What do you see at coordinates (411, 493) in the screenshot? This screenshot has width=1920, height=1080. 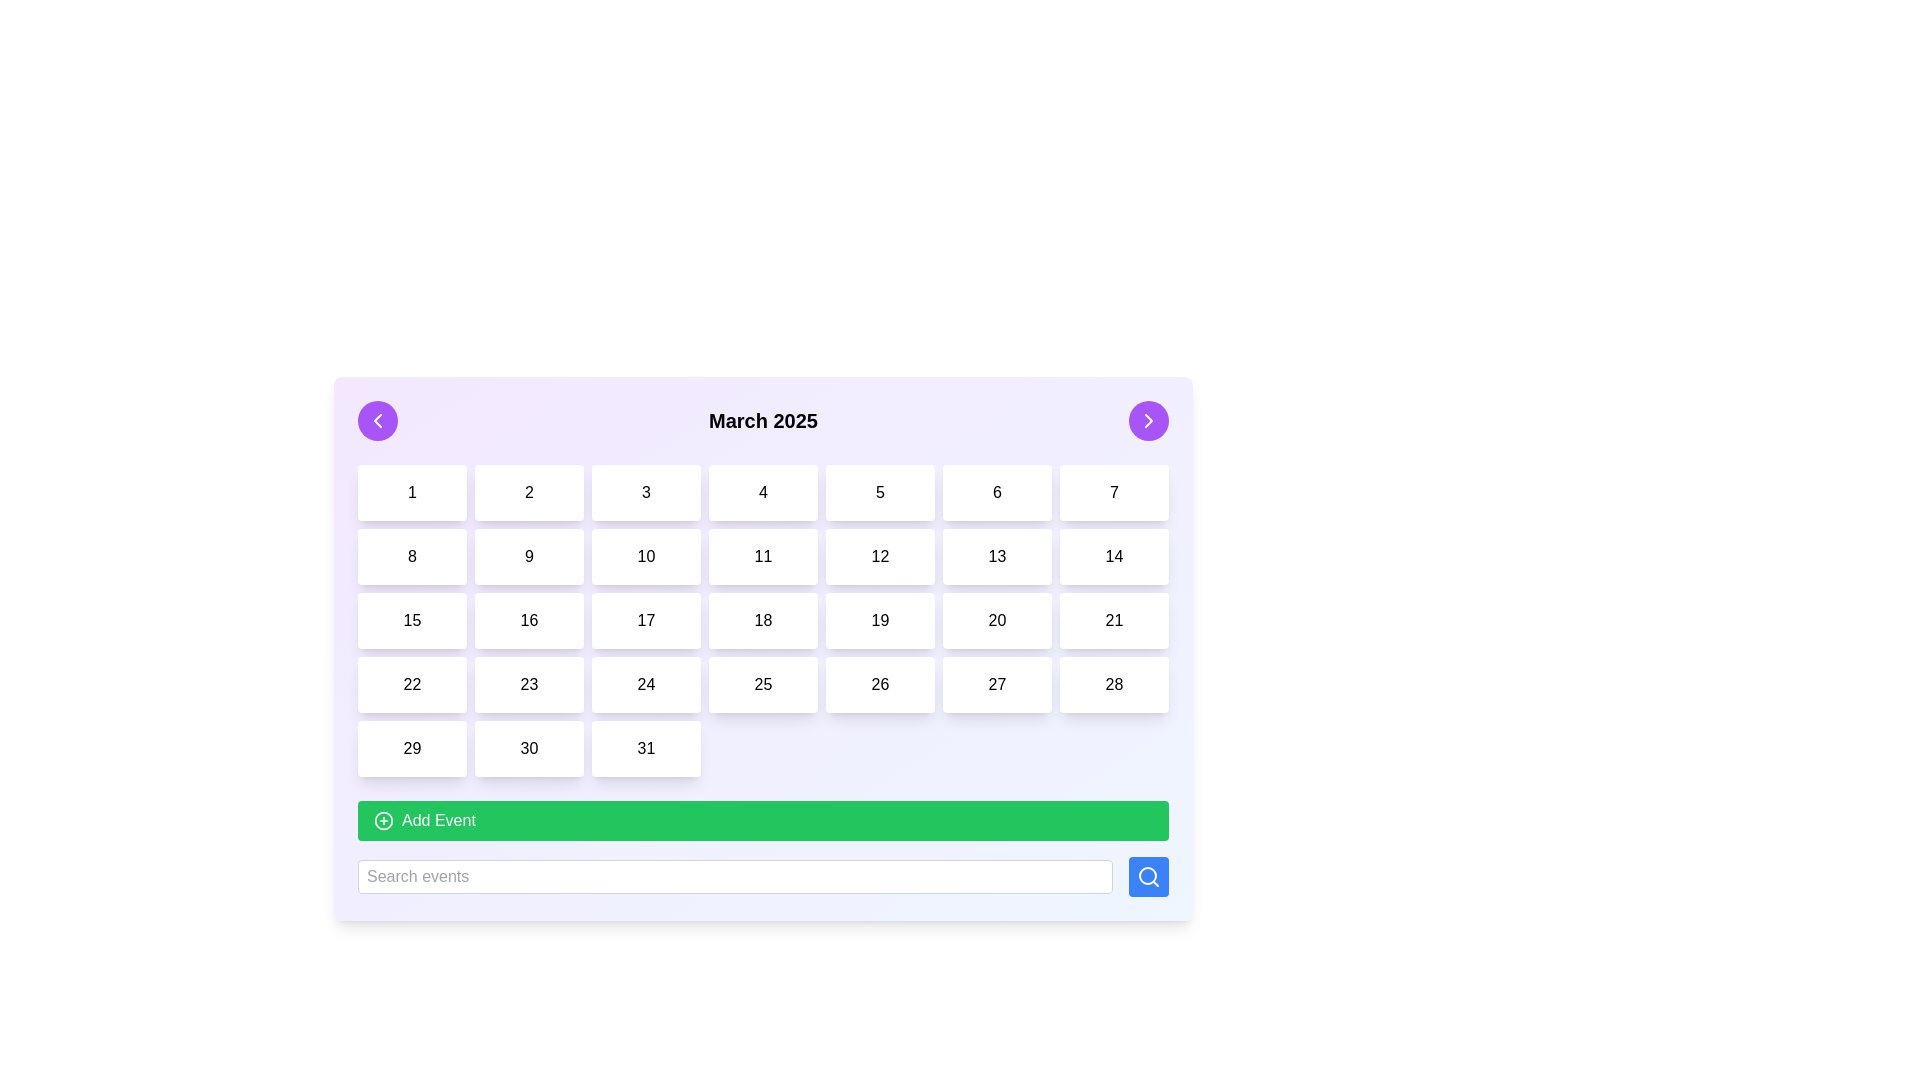 I see `the rounded rectangular button with a white background and the number '1' centered in black text` at bounding box center [411, 493].